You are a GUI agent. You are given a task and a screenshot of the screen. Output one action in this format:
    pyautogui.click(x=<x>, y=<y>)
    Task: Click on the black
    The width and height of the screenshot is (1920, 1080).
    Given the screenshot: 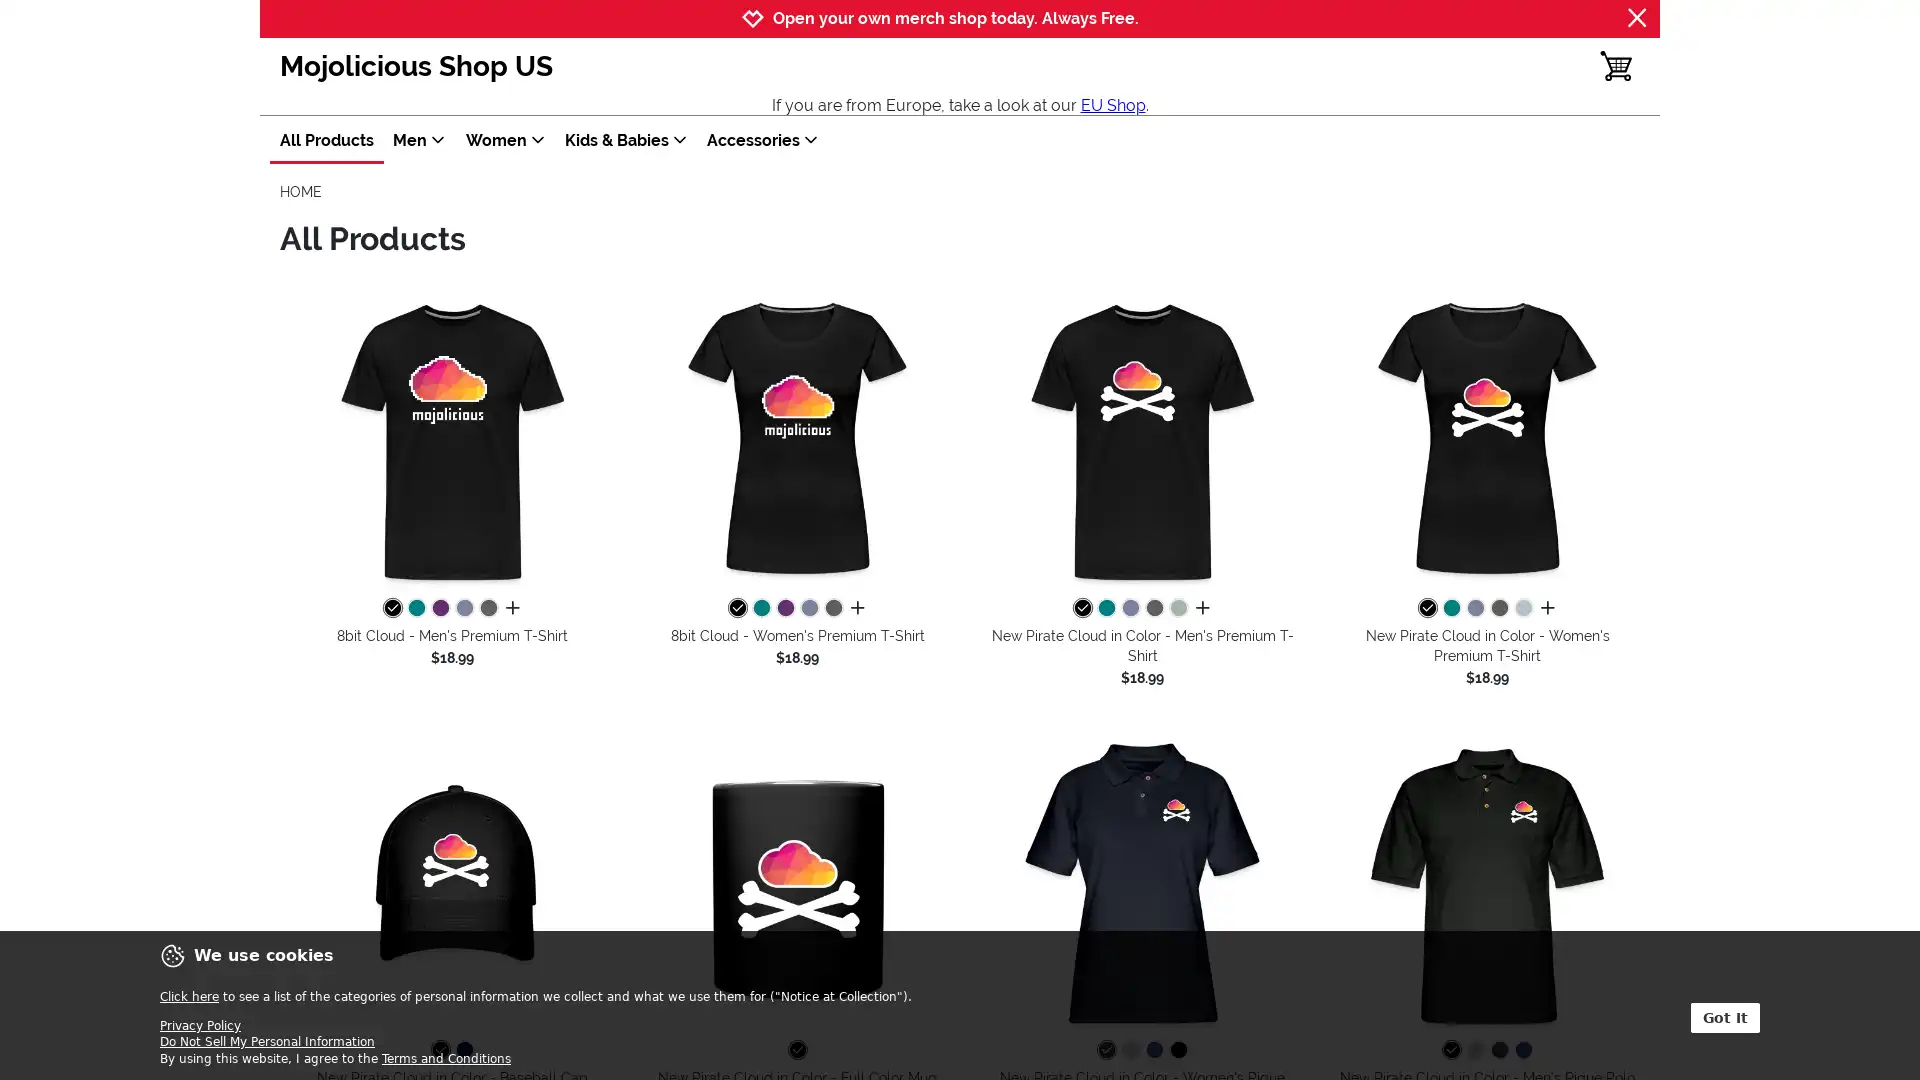 What is the action you would take?
    pyautogui.click(x=1450, y=1050)
    